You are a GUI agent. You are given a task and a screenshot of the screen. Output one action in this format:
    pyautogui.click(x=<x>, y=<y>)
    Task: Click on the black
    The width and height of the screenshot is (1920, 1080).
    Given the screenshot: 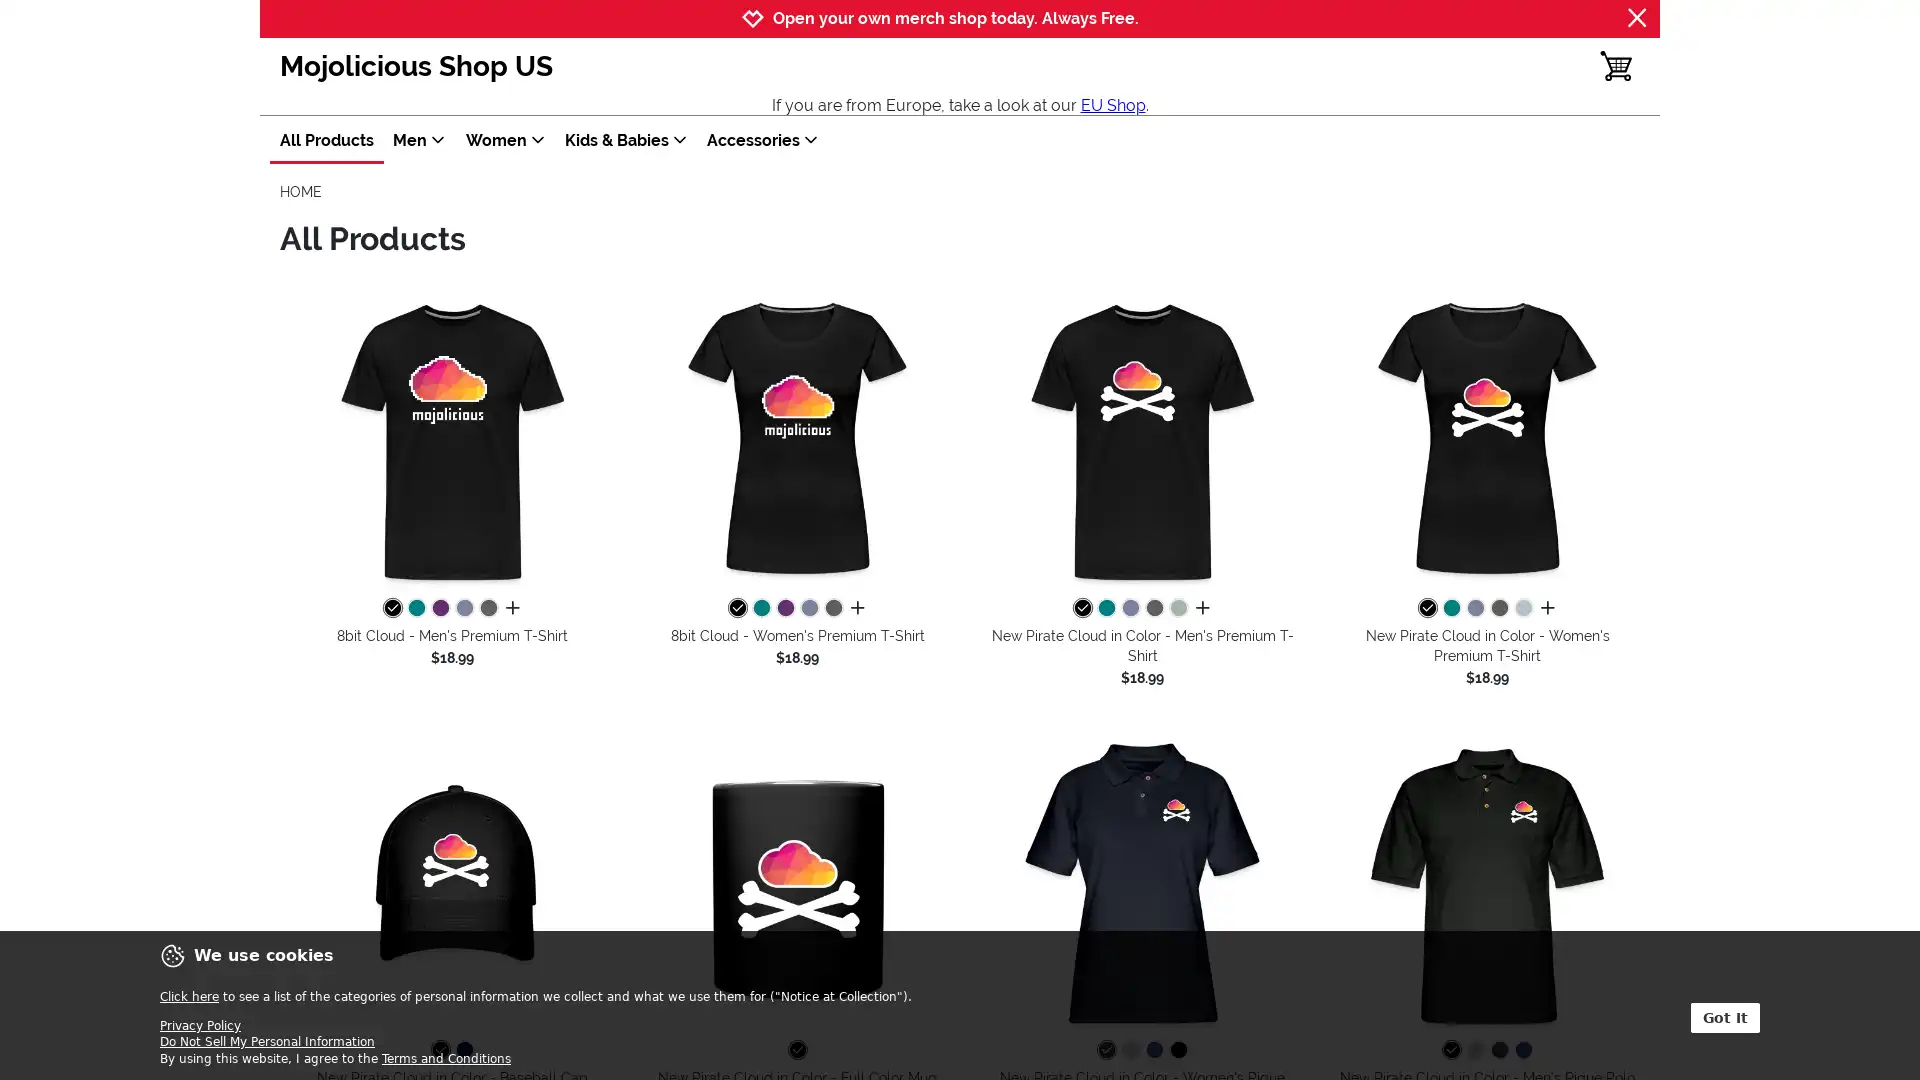 What is the action you would take?
    pyautogui.click(x=1450, y=1050)
    